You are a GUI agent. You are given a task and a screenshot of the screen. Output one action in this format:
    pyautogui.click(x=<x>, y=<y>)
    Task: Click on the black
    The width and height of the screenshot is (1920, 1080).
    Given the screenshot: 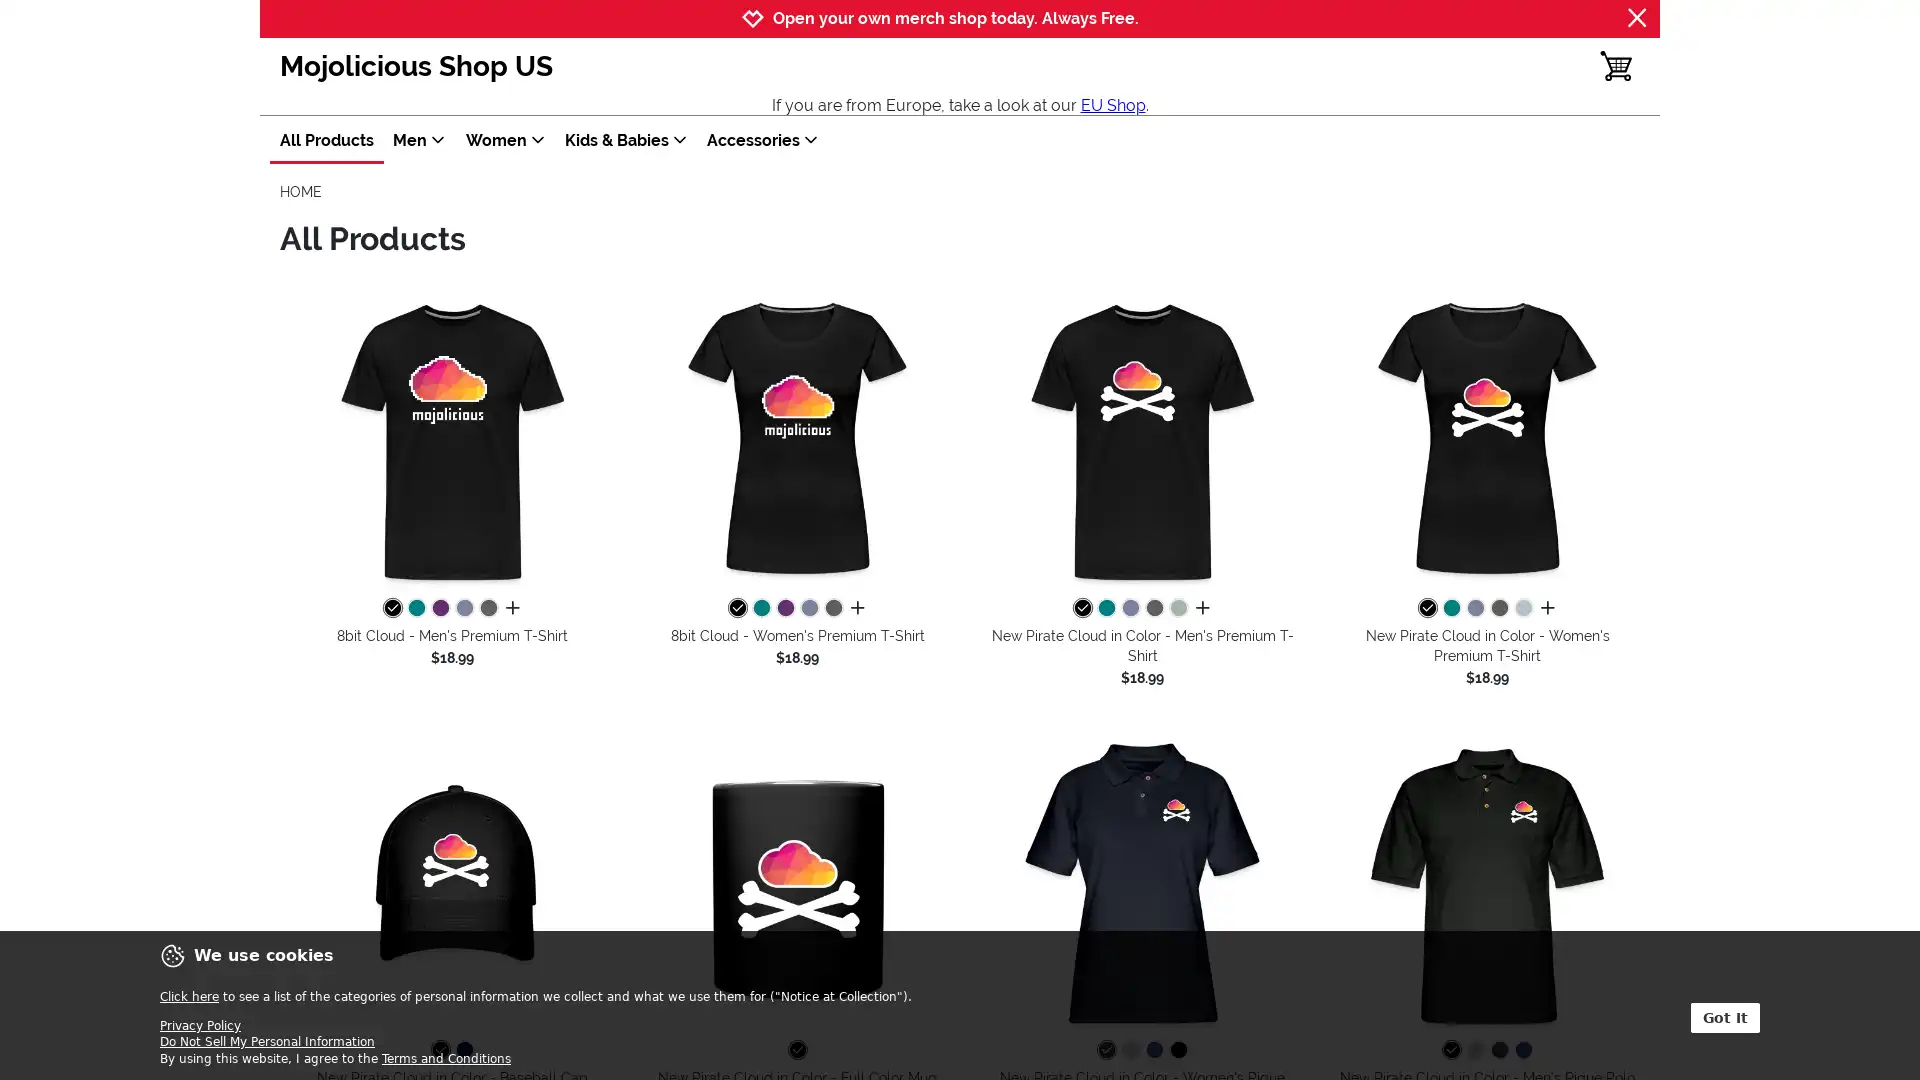 What is the action you would take?
    pyautogui.click(x=1450, y=1050)
    